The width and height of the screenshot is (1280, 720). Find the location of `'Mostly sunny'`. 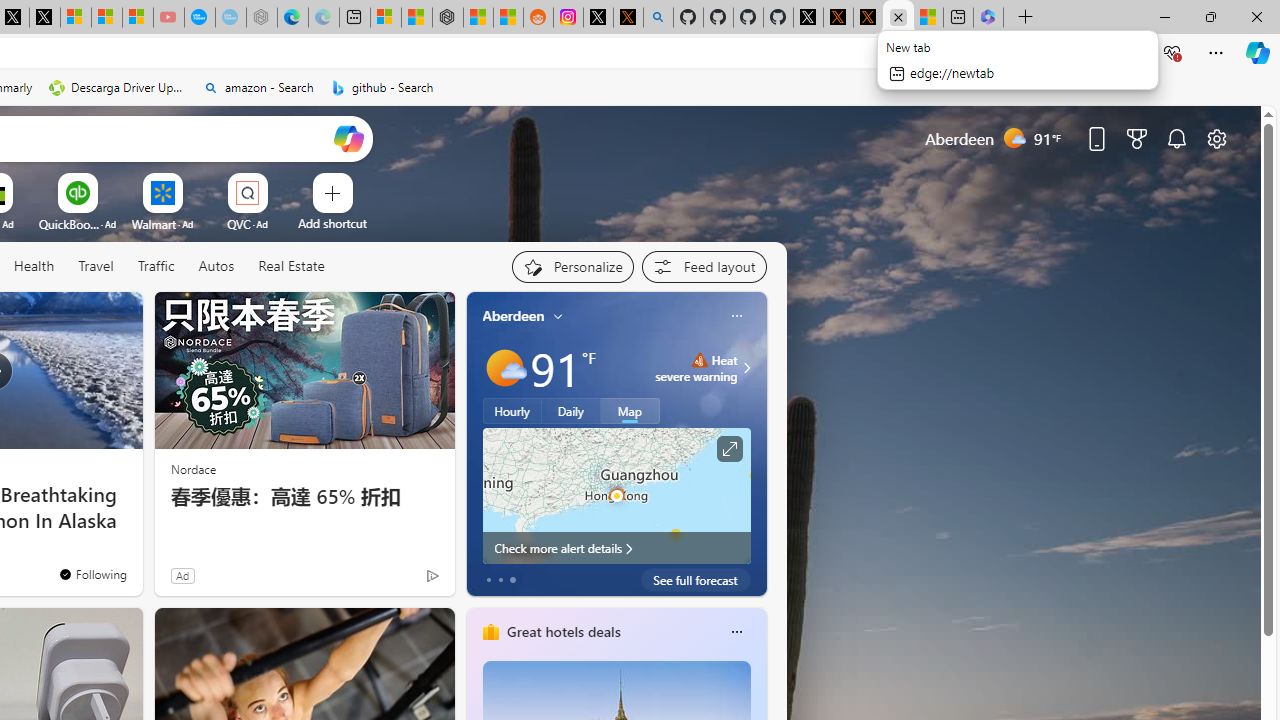

'Mostly sunny' is located at coordinates (504, 368).